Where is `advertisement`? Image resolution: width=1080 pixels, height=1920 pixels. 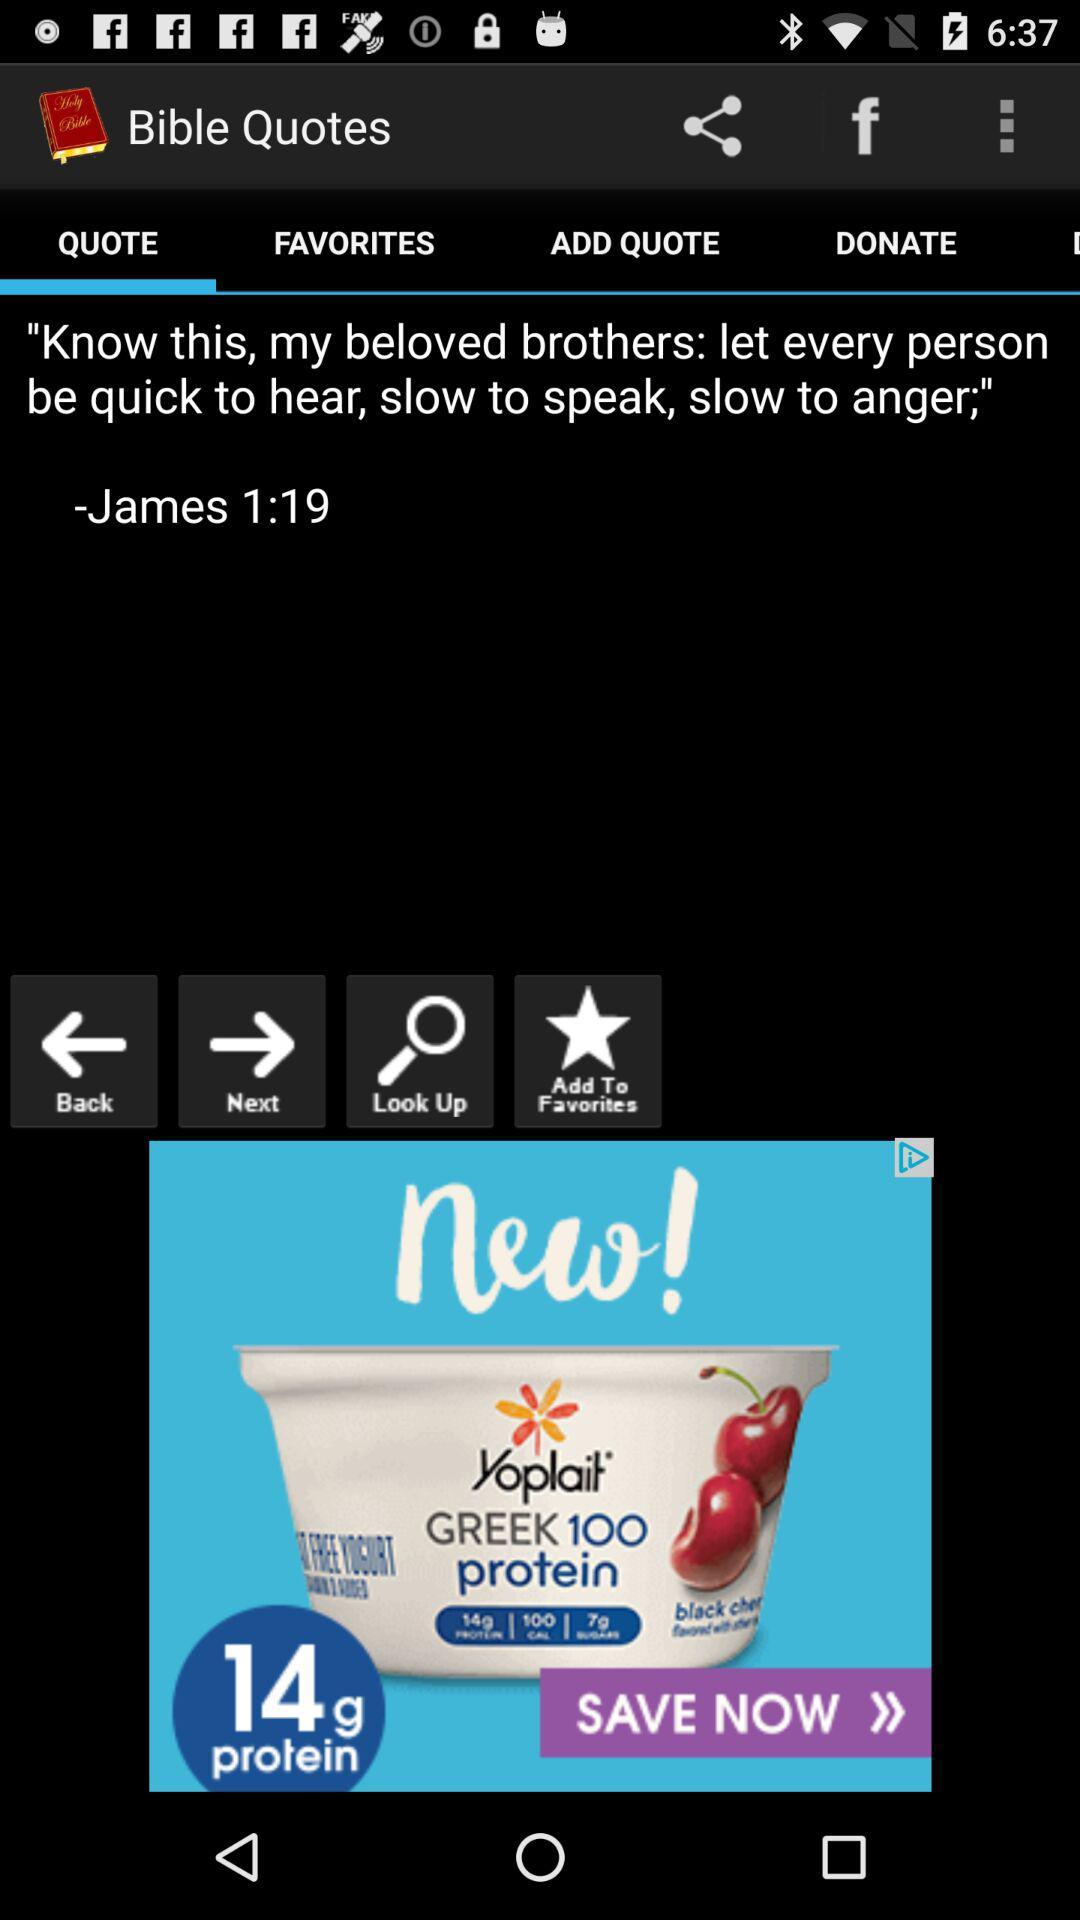 advertisement is located at coordinates (540, 1465).